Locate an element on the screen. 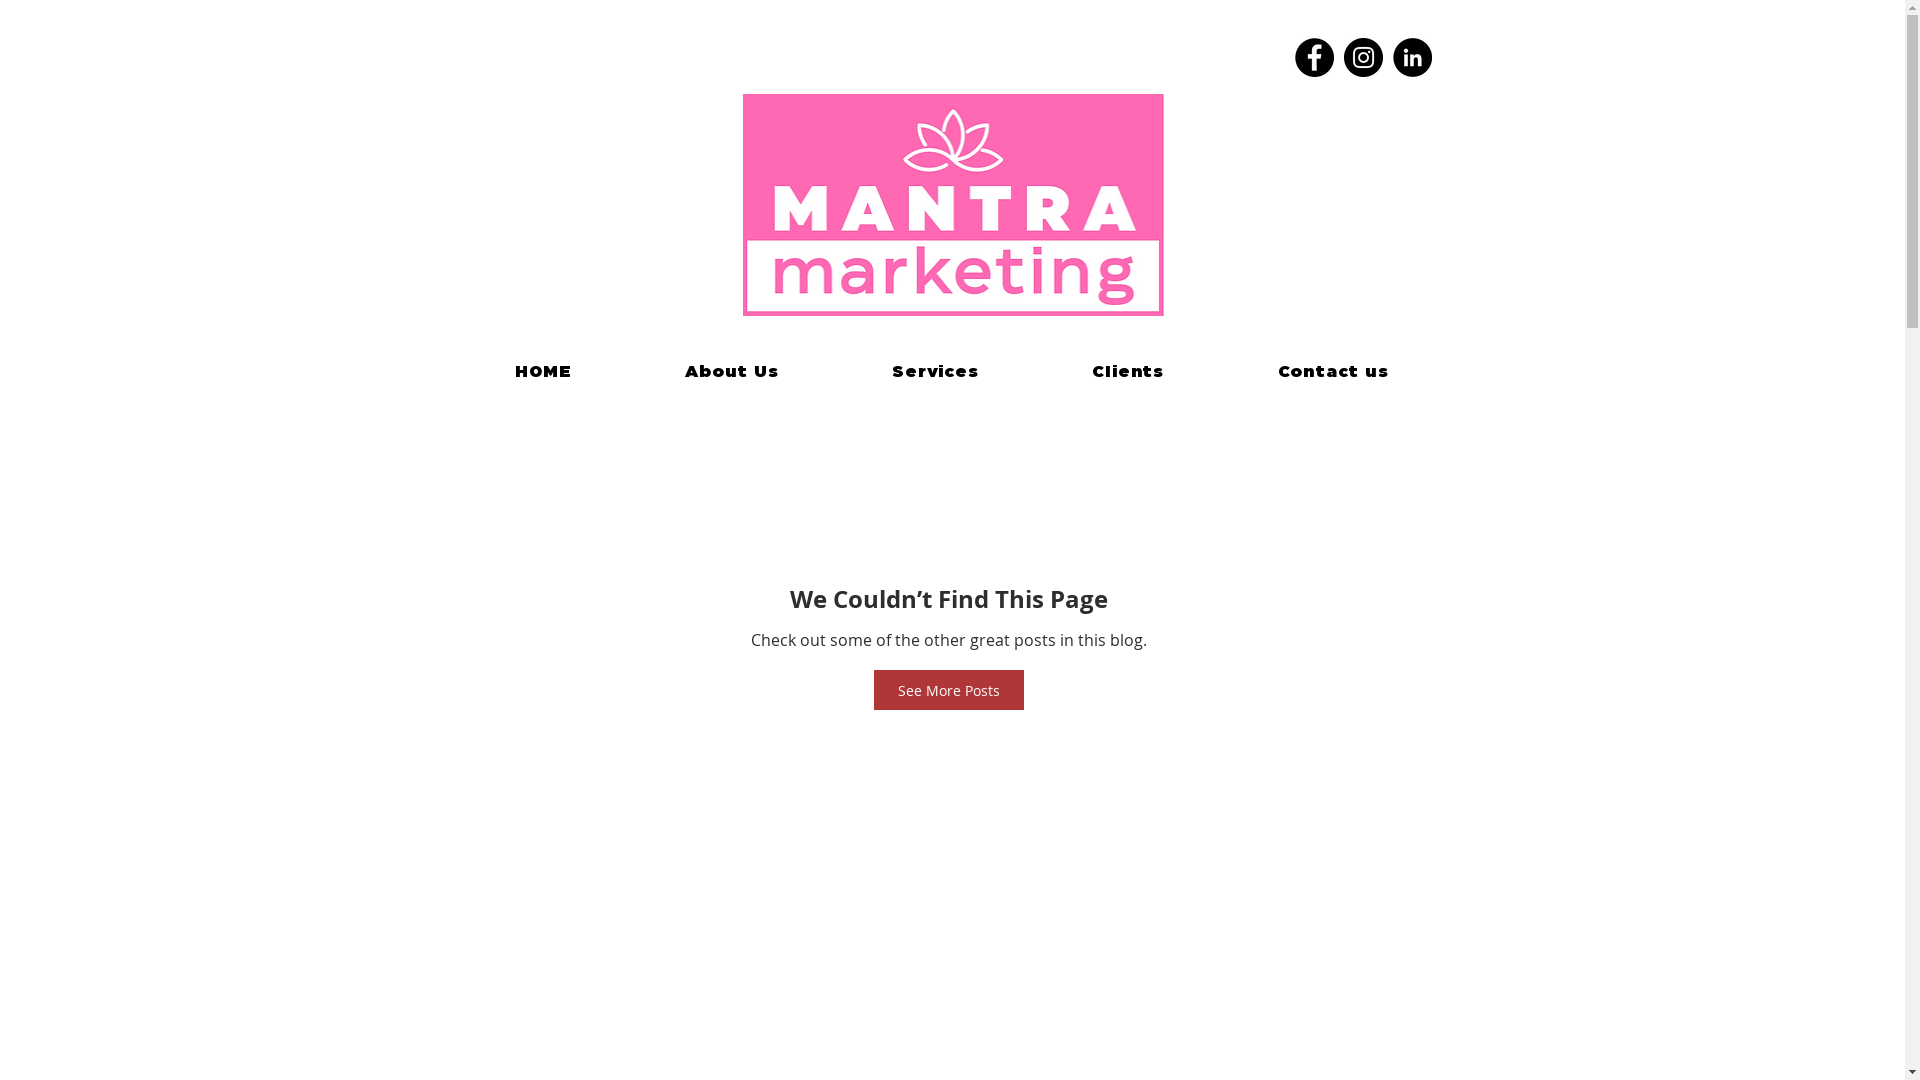 Image resolution: width=1920 pixels, height=1080 pixels. 'See More Posts' is located at coordinates (948, 689).